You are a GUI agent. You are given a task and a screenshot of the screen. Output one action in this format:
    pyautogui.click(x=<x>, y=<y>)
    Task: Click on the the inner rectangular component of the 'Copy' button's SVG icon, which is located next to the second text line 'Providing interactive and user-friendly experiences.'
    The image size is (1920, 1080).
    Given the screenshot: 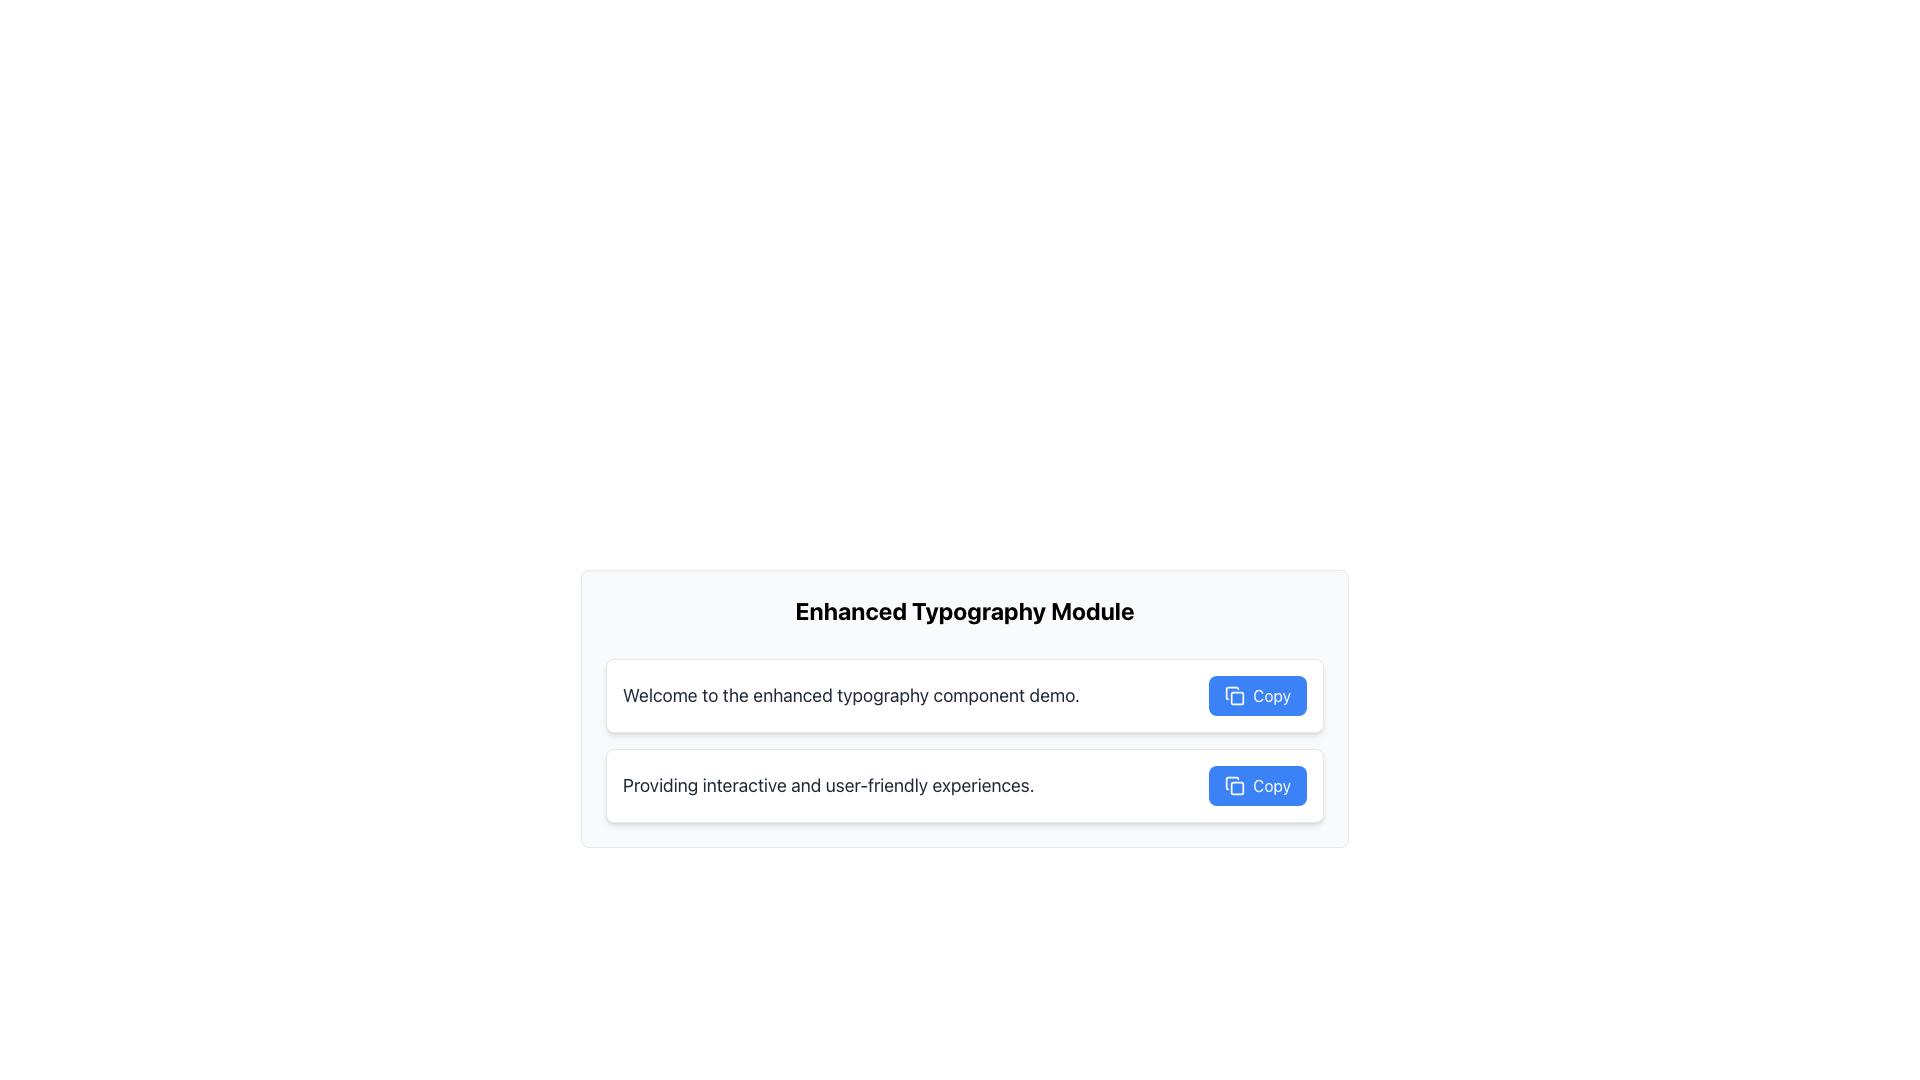 What is the action you would take?
    pyautogui.click(x=1236, y=787)
    